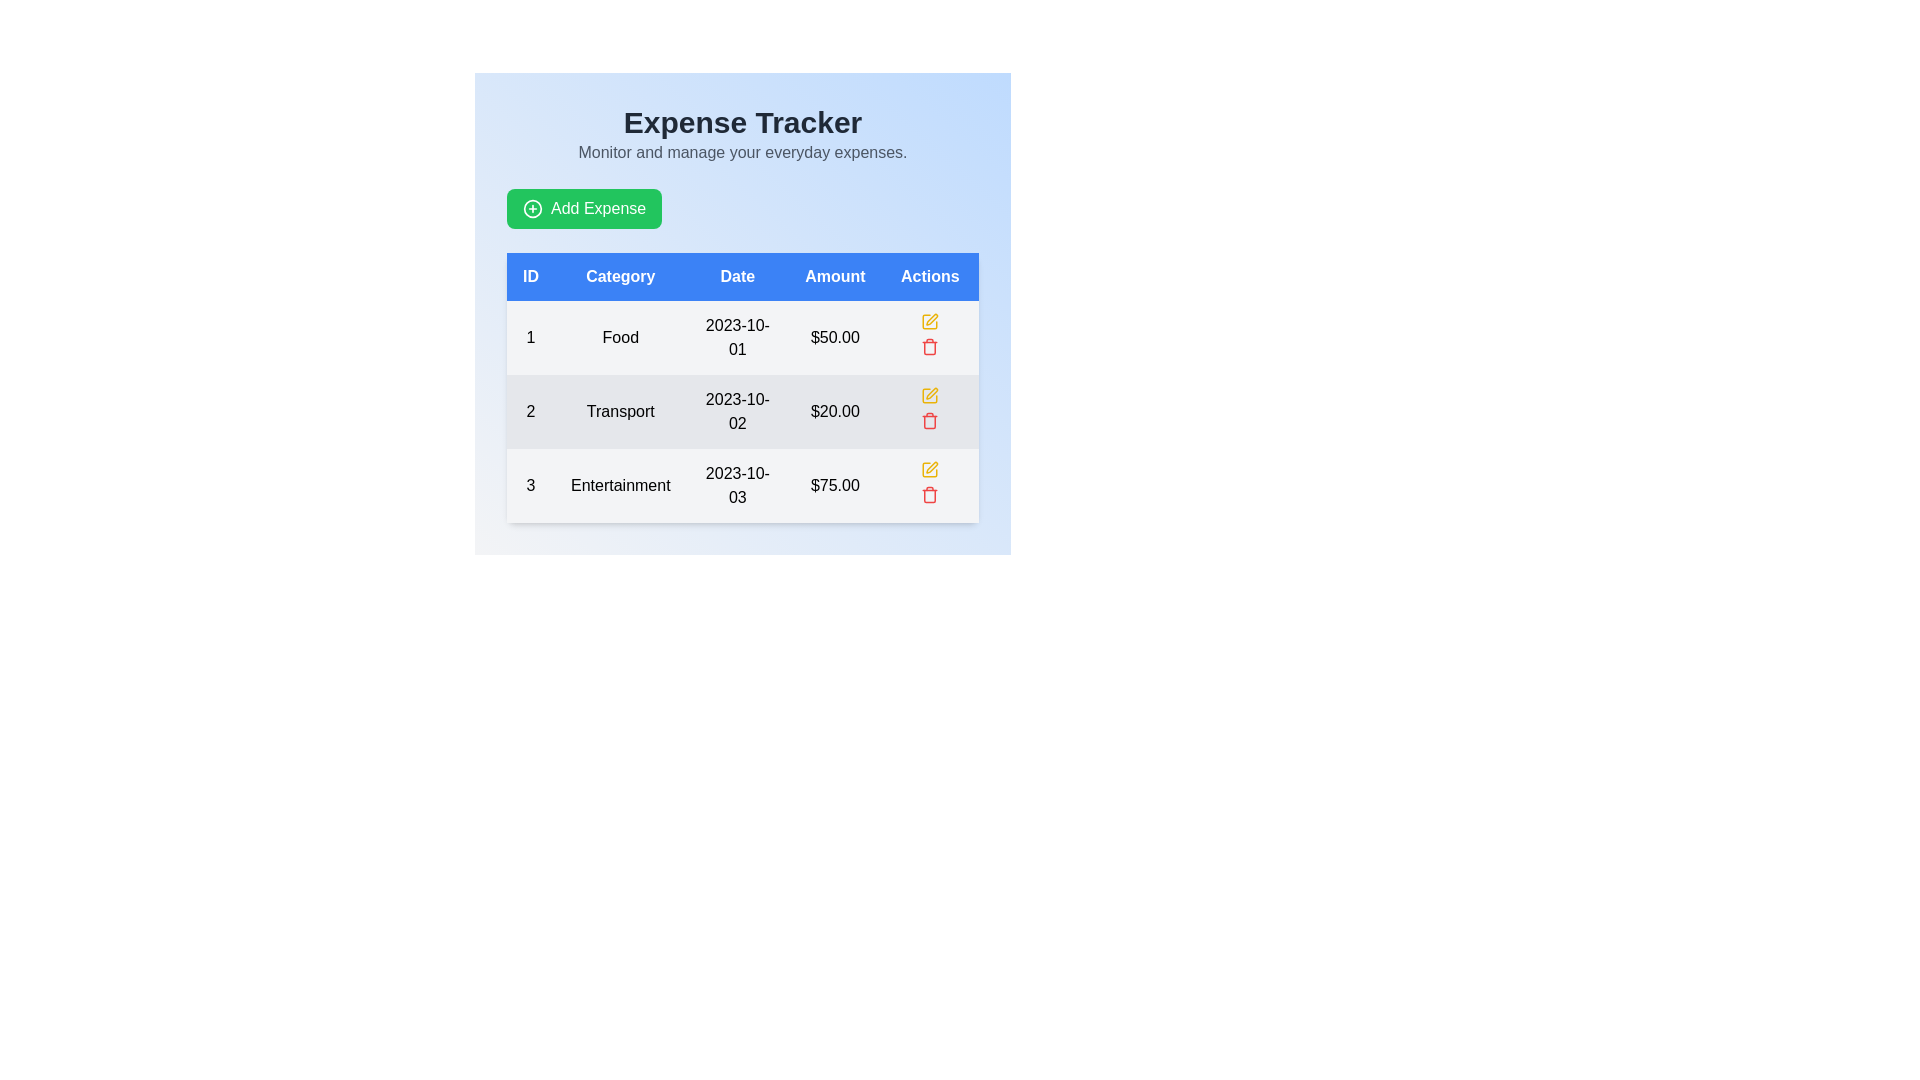  Describe the element at coordinates (929, 277) in the screenshot. I see `the static text label 'Actions', which is a blue rectangular segment with white text, located at the right-most edge of the table header in the last position of a row of labels` at that location.